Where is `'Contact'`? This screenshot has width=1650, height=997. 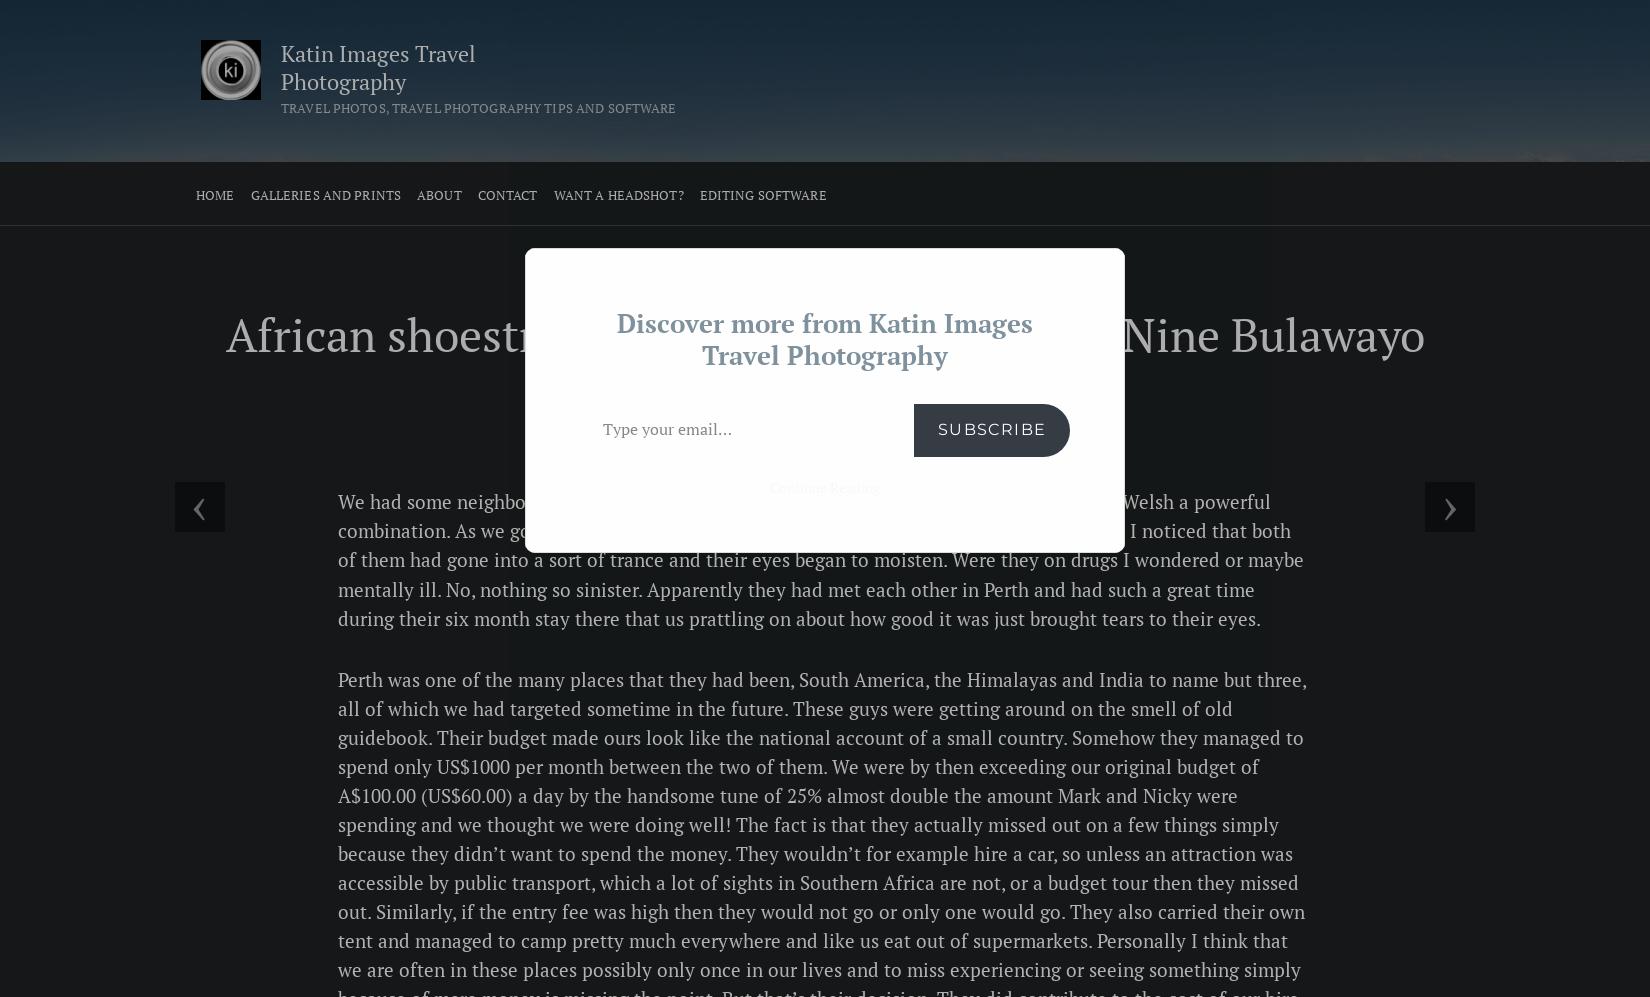 'Contact' is located at coordinates (506, 195).